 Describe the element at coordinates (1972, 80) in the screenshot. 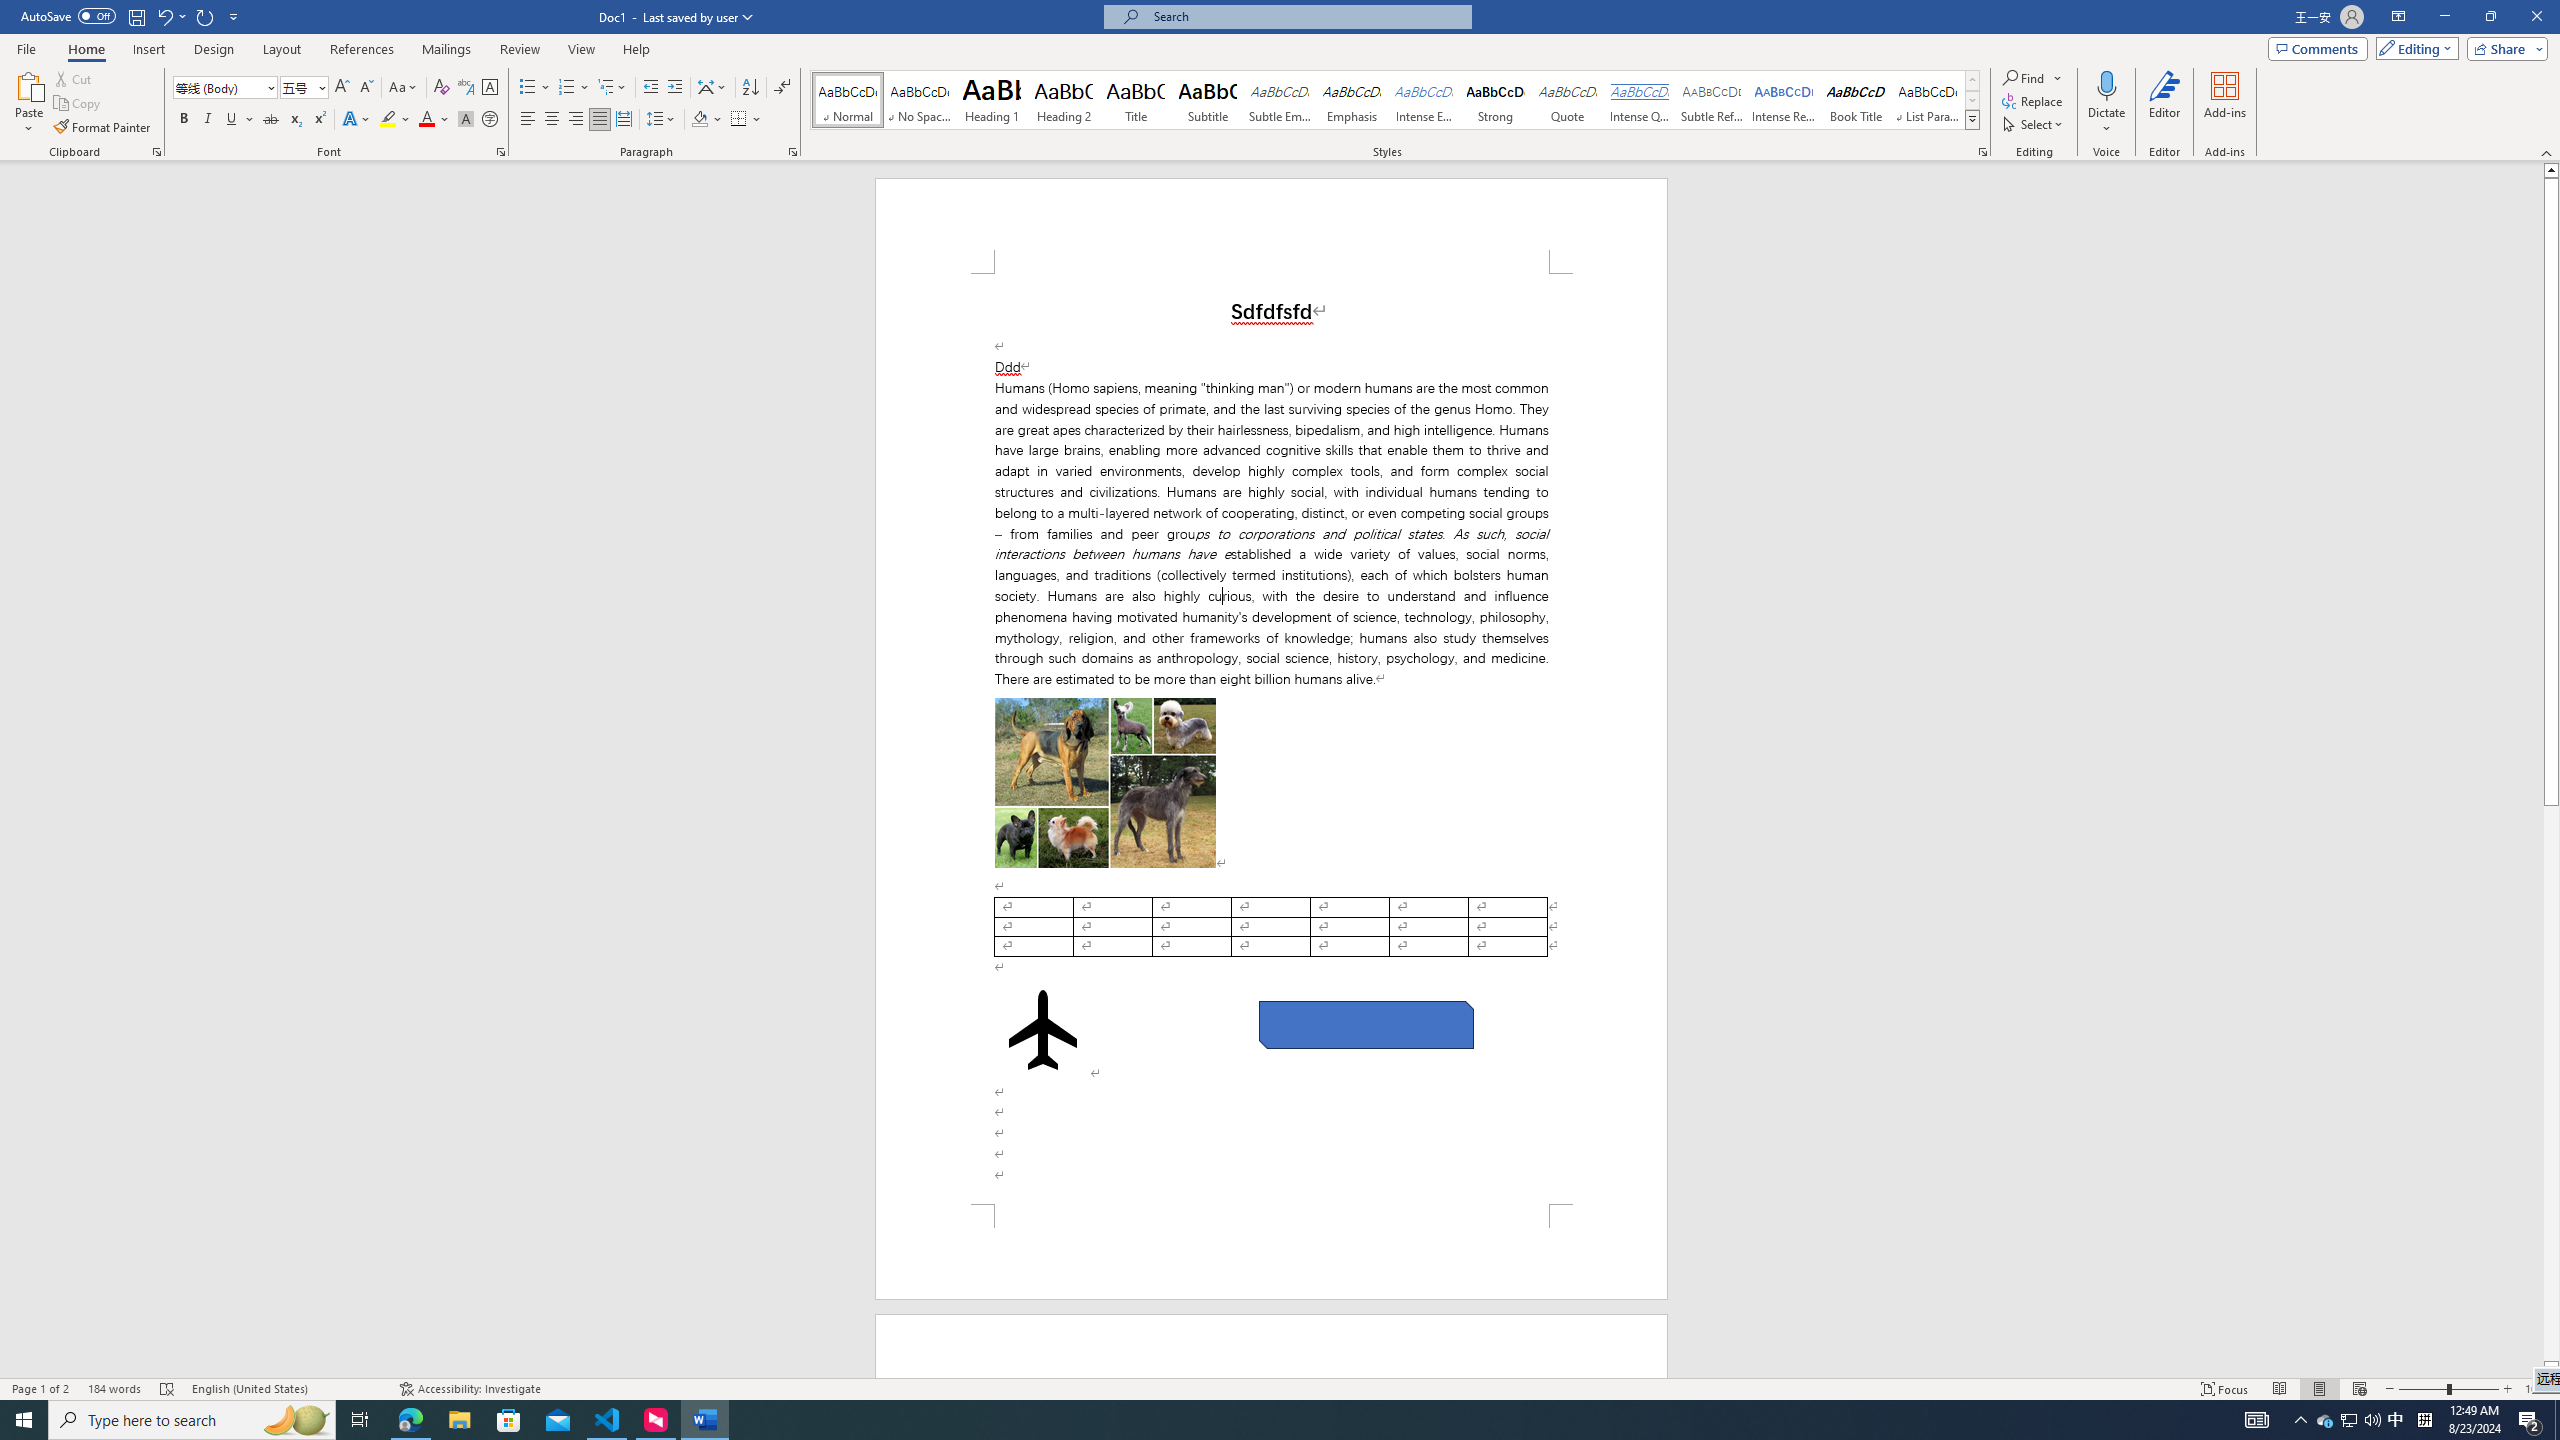

I see `'Row up'` at that location.